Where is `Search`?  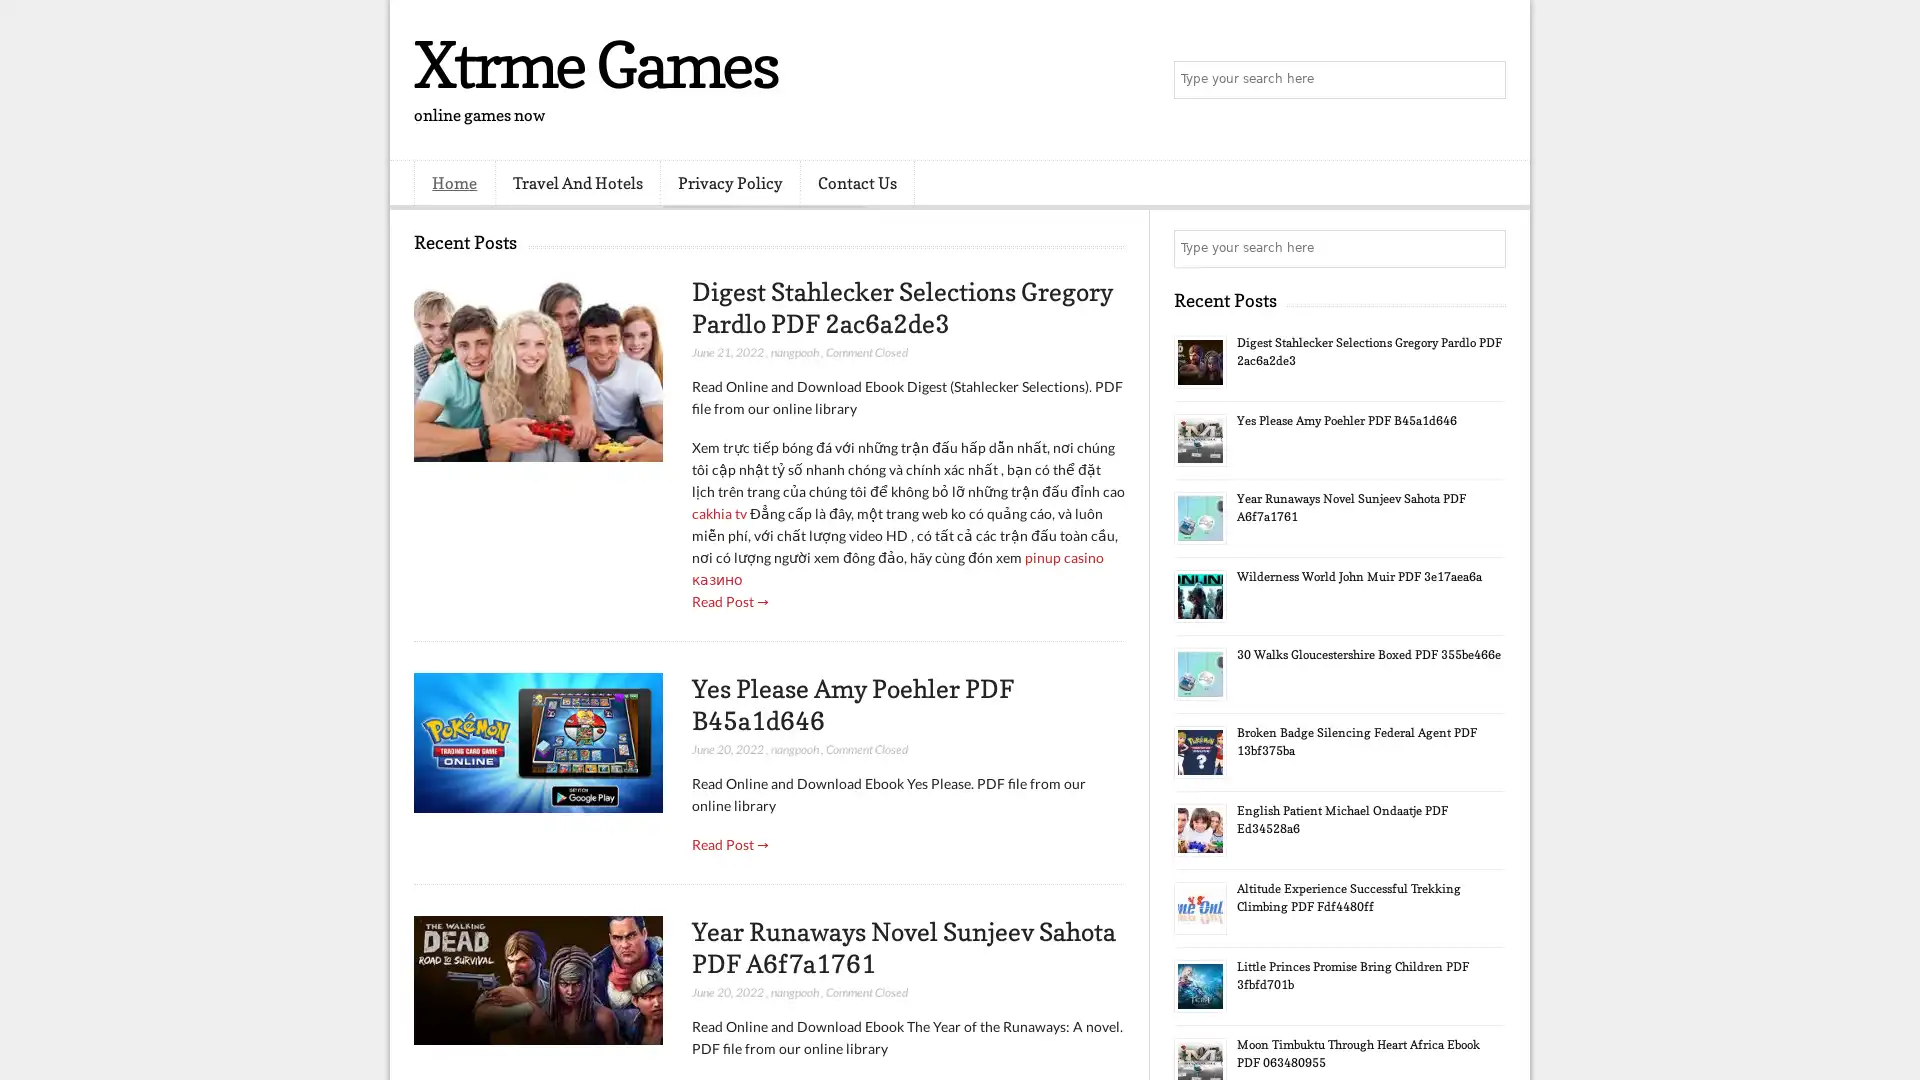
Search is located at coordinates (1485, 248).